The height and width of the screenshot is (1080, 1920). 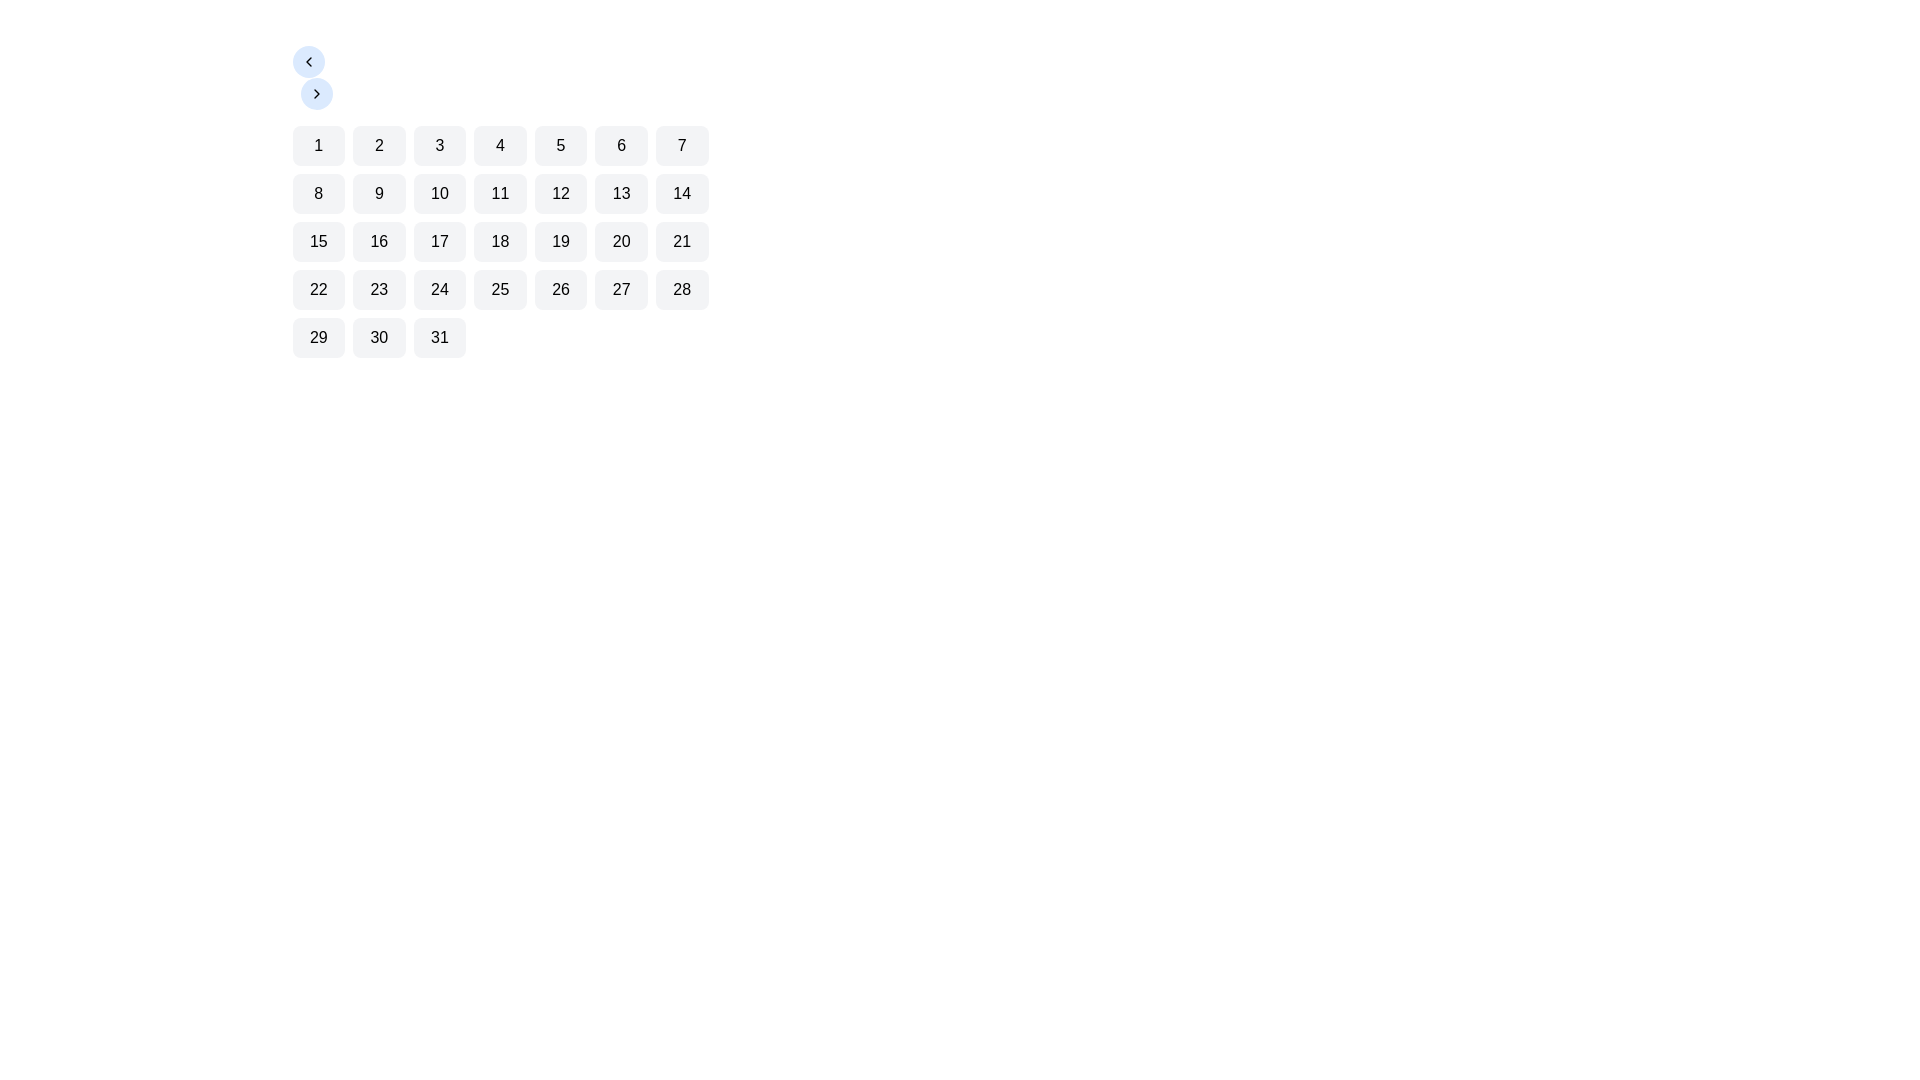 What do you see at coordinates (682, 241) in the screenshot?
I see `the button-like element representing a specific day in the calendar grid, located in the fourth row and seventh column, adjacent to the element with text '20' on its left and above the element with text '28'` at bounding box center [682, 241].